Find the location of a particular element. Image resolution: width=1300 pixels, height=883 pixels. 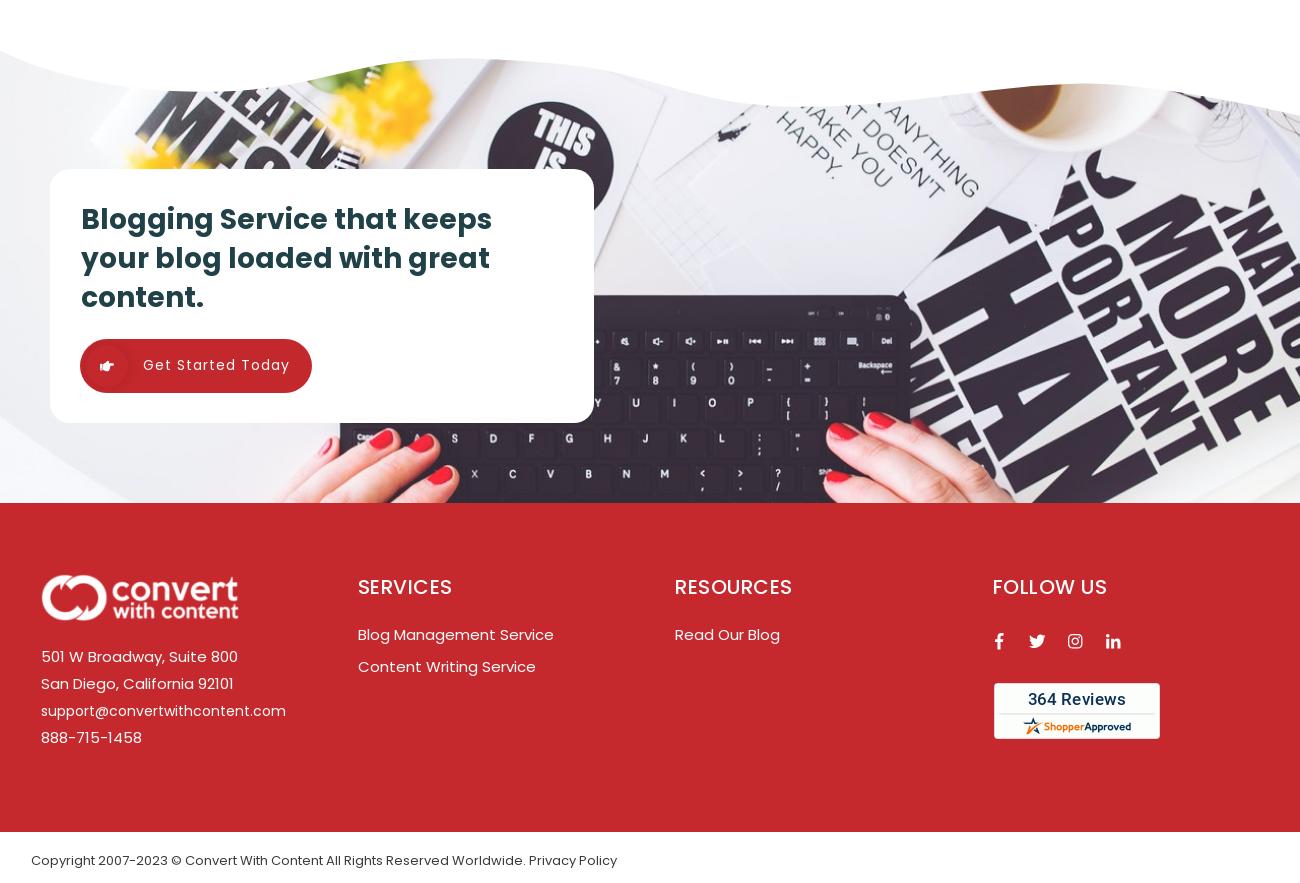

'Blogging Service that keeps your blog loaded with great content.' is located at coordinates (286, 257).